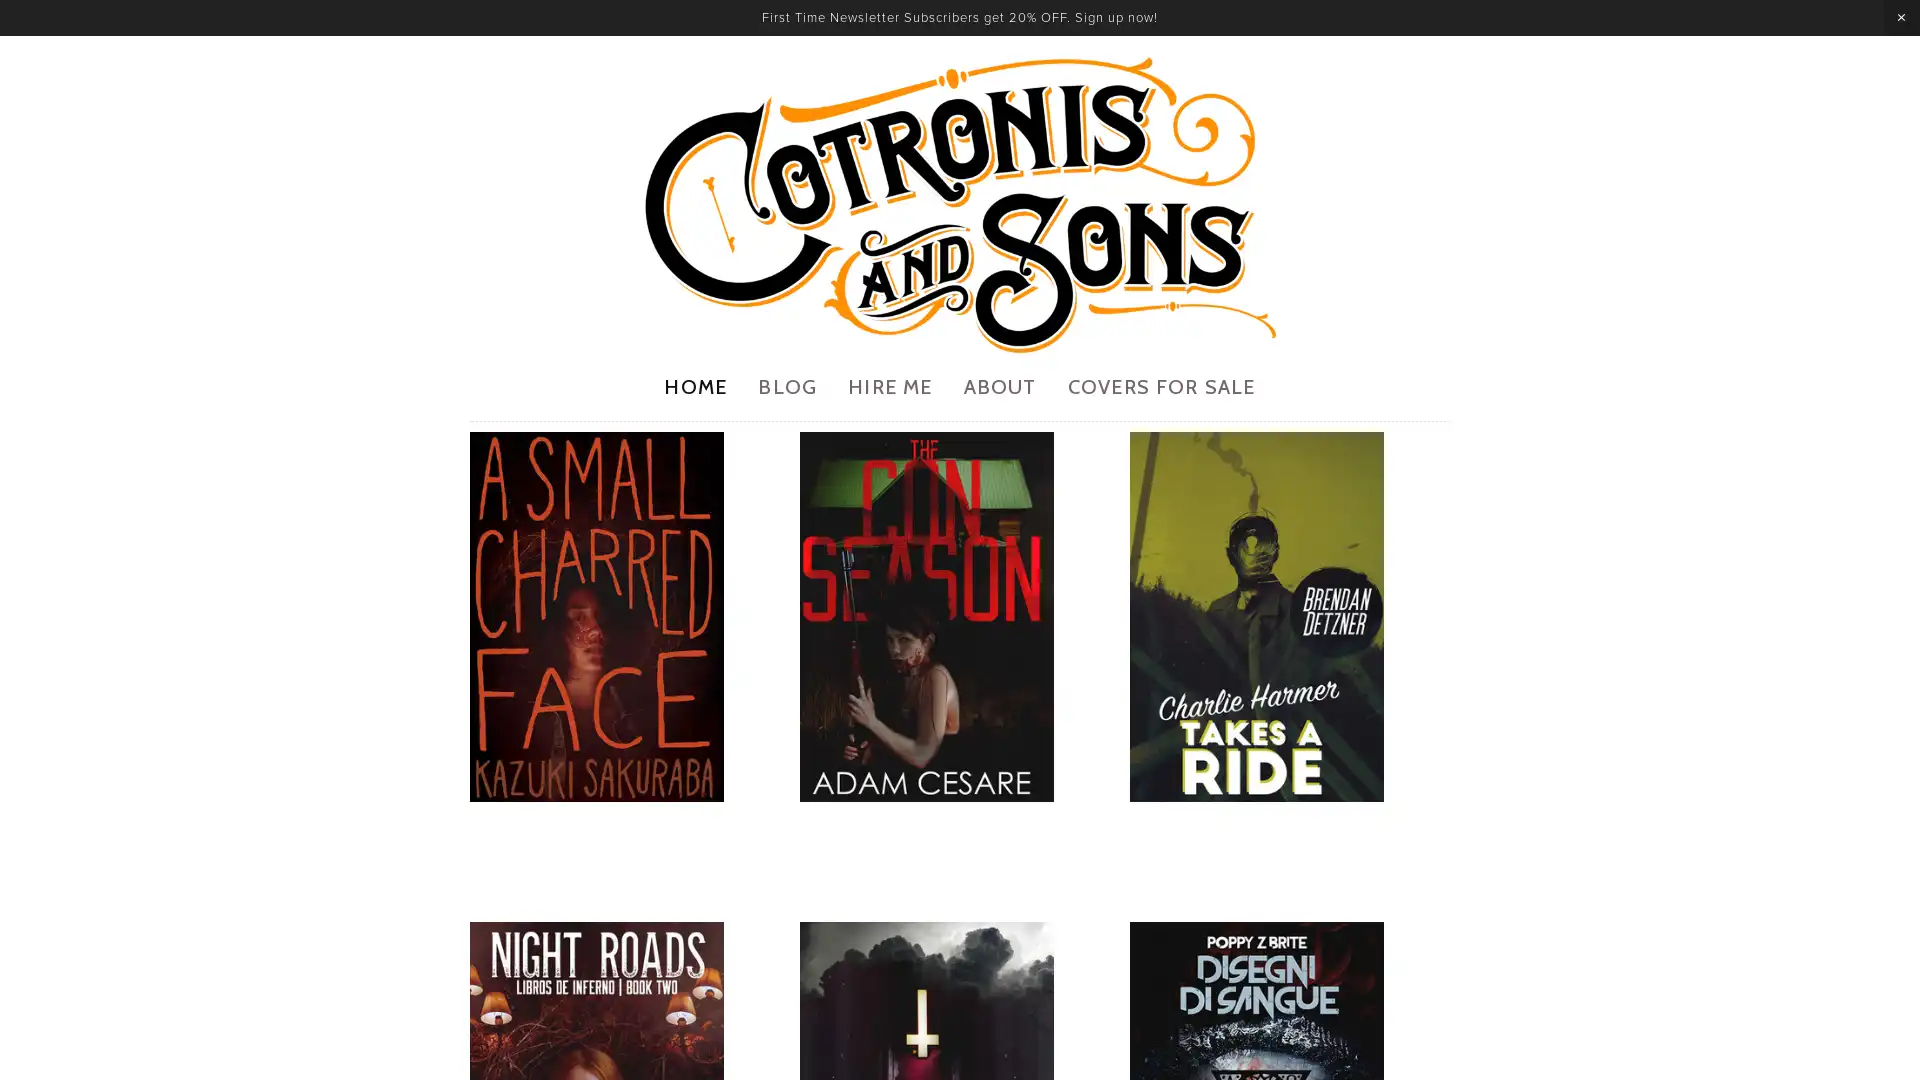 Image resolution: width=1920 pixels, height=1080 pixels. Describe the element at coordinates (628, 671) in the screenshot. I see `View fullsize 1.jpg` at that location.